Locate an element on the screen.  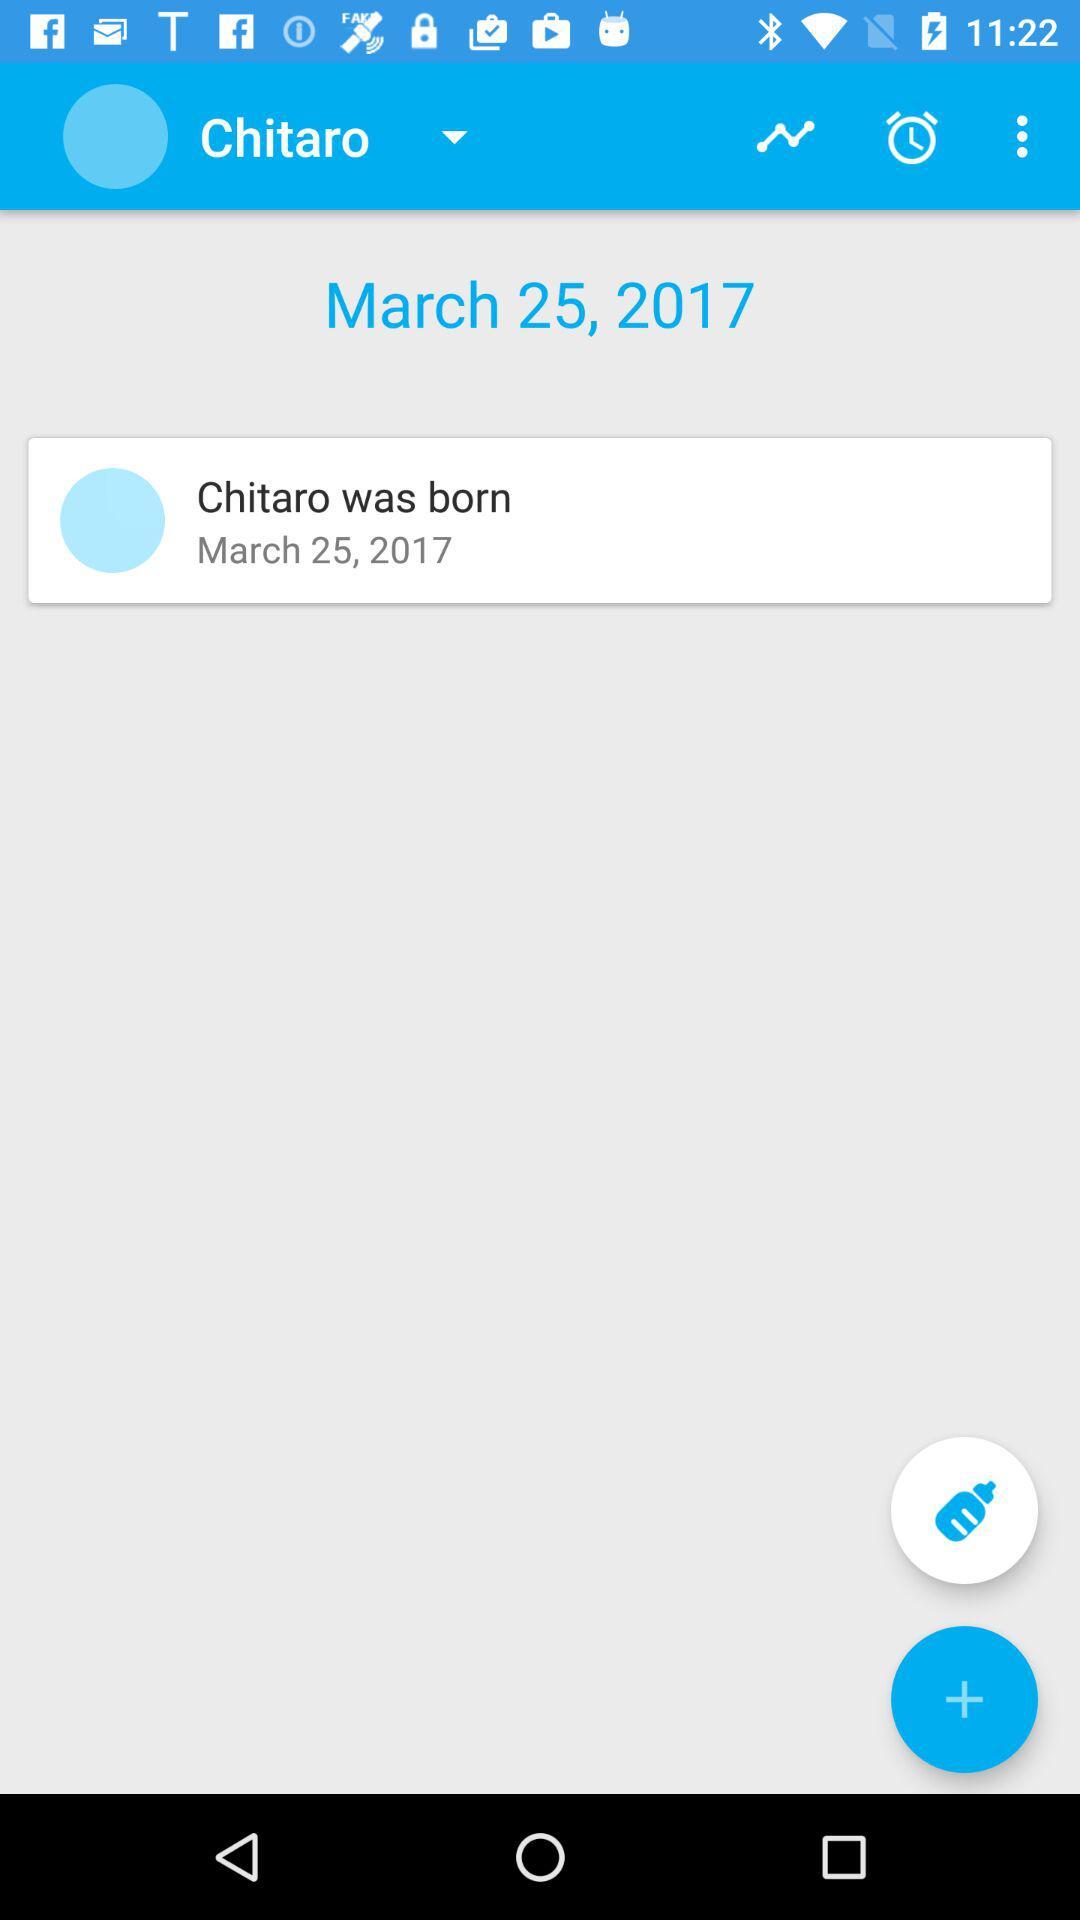
the alarm icon is located at coordinates (911, 136).